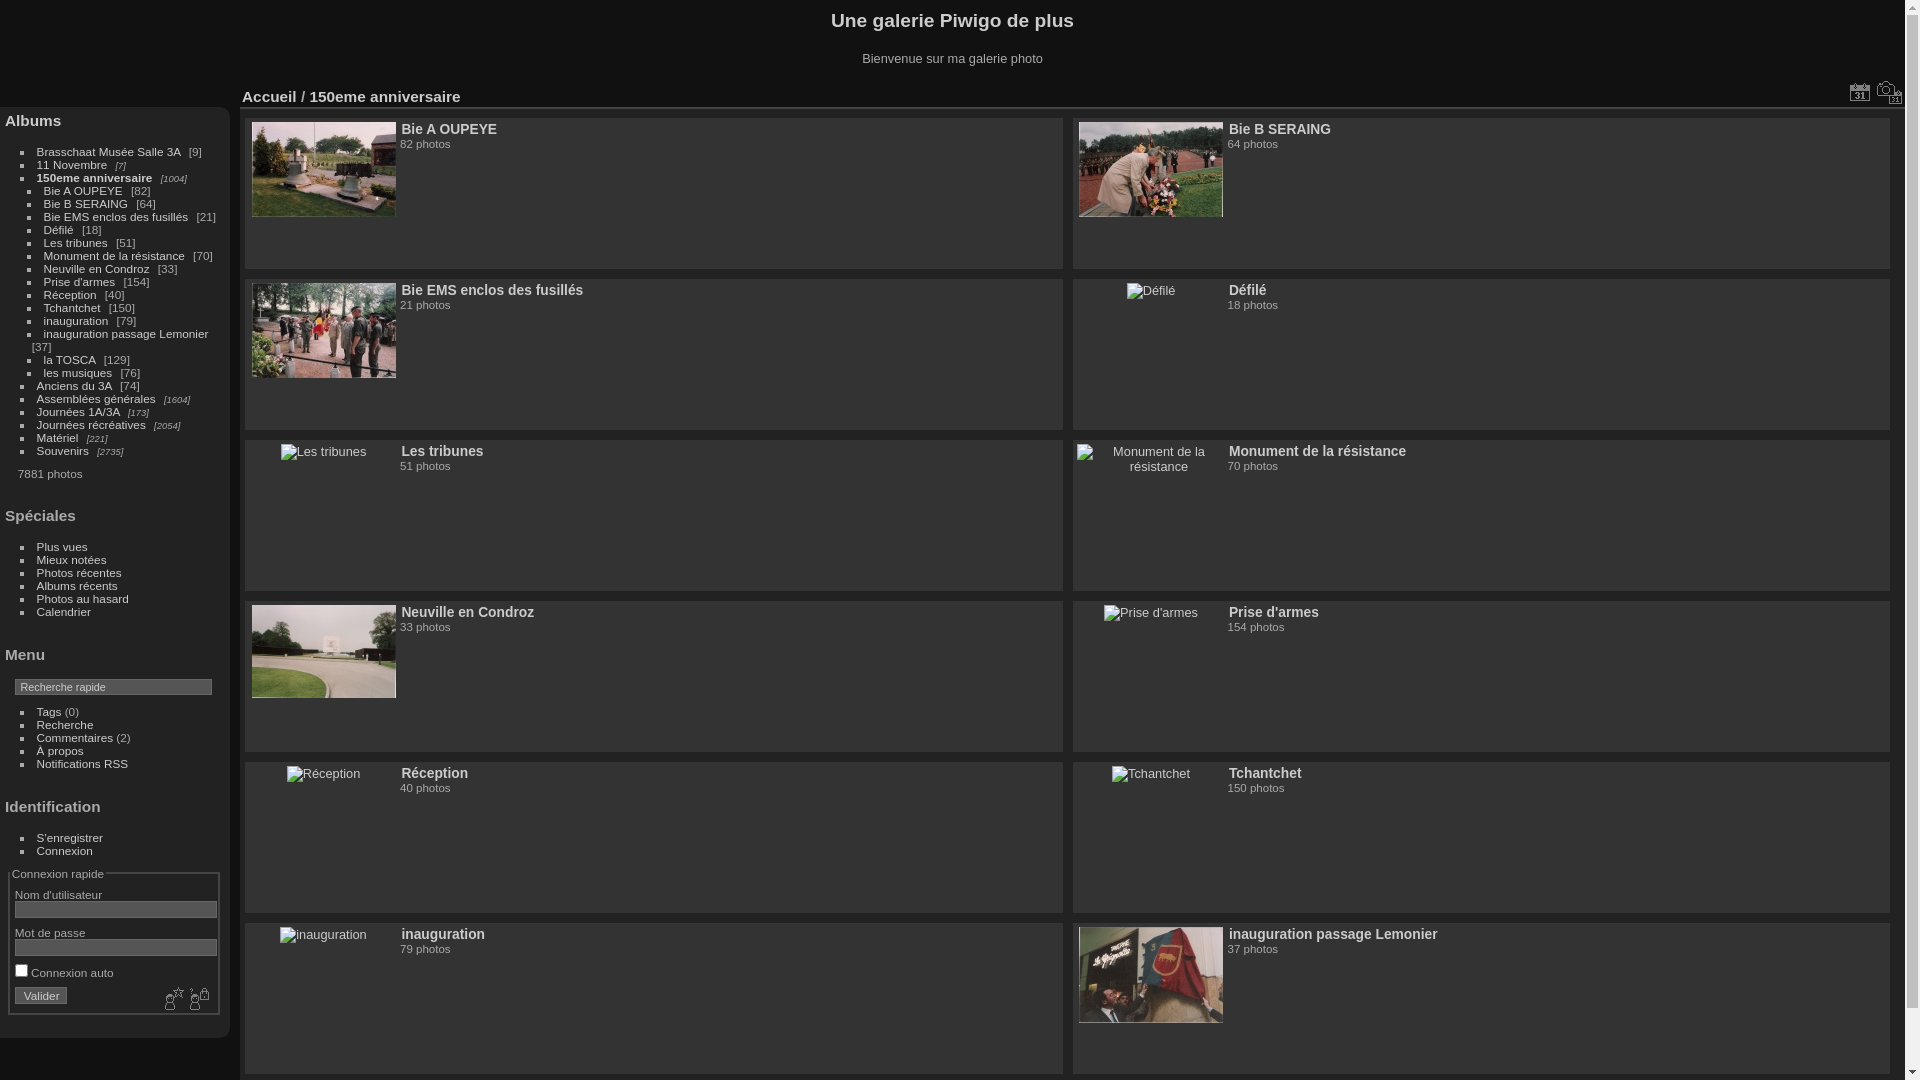  What do you see at coordinates (1280, 128) in the screenshot?
I see `'Bie B SERAING'` at bounding box center [1280, 128].